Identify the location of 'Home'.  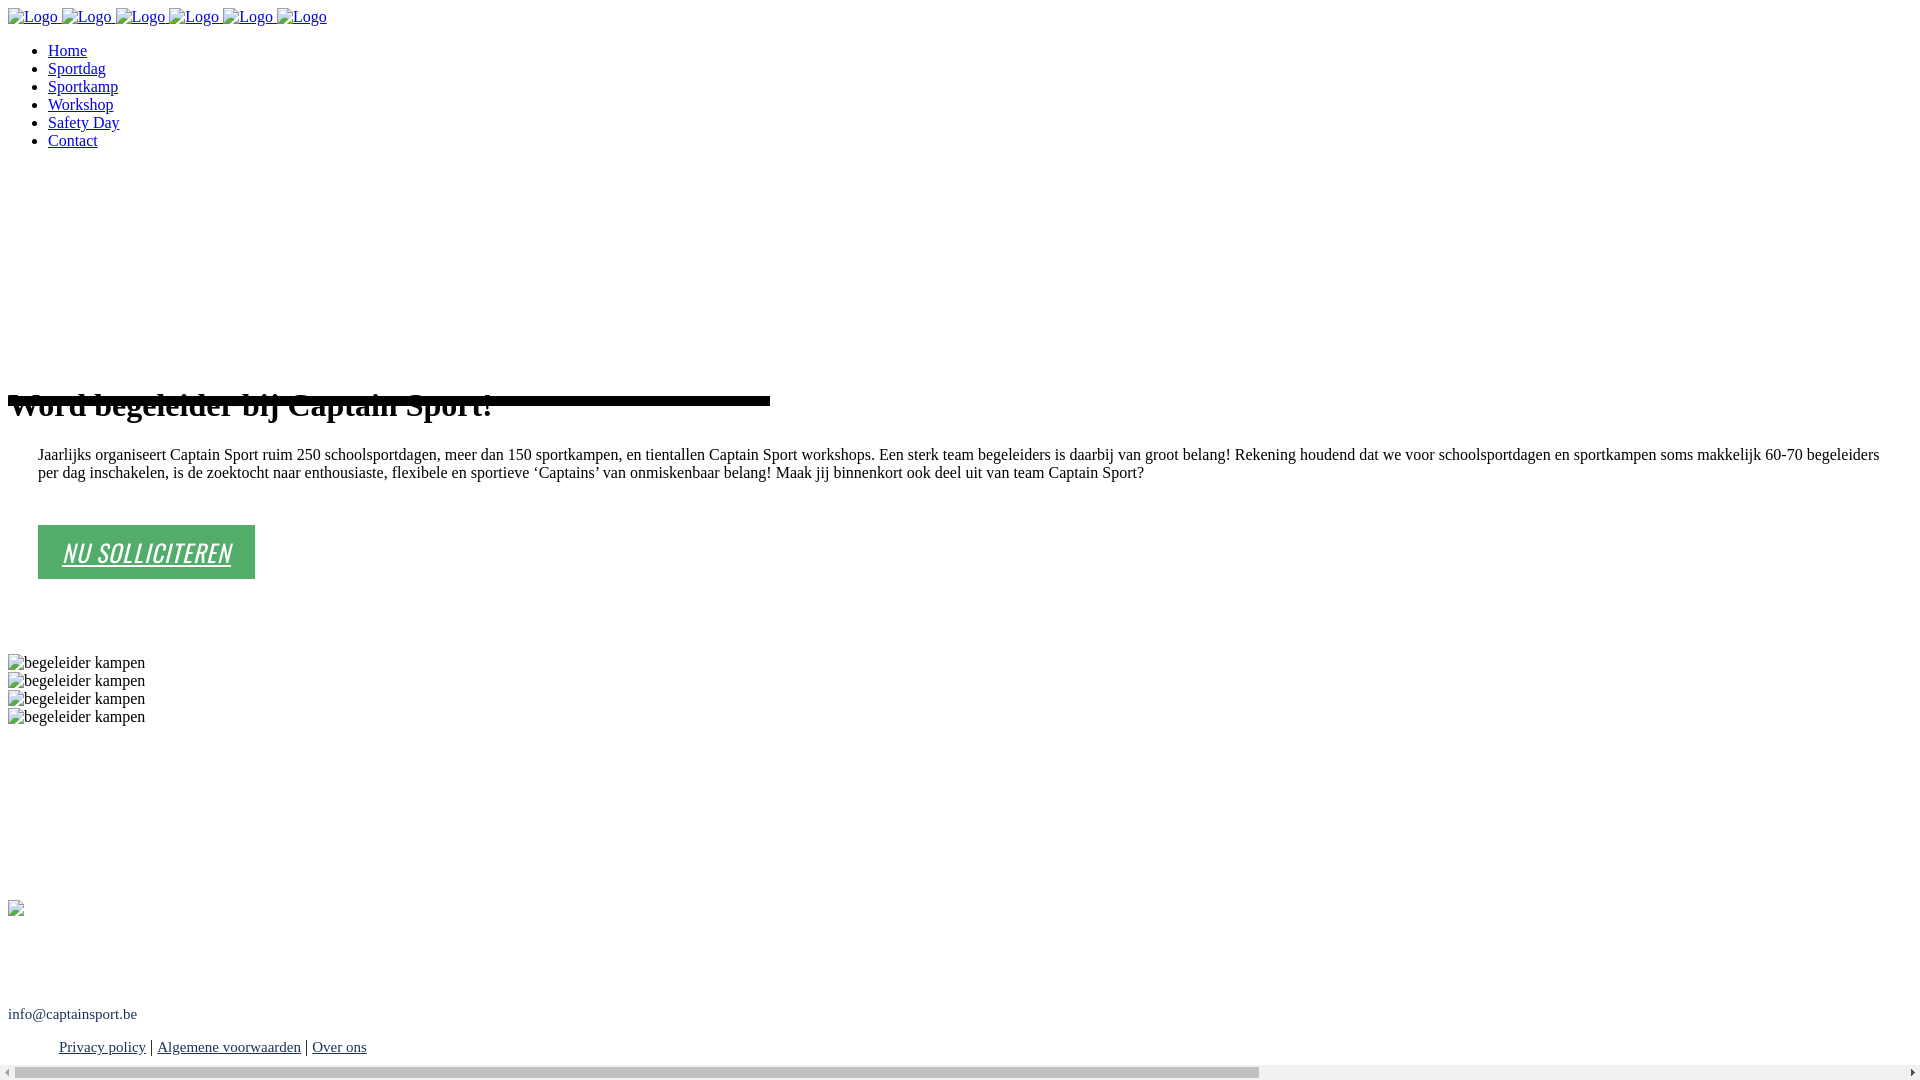
(67, 49).